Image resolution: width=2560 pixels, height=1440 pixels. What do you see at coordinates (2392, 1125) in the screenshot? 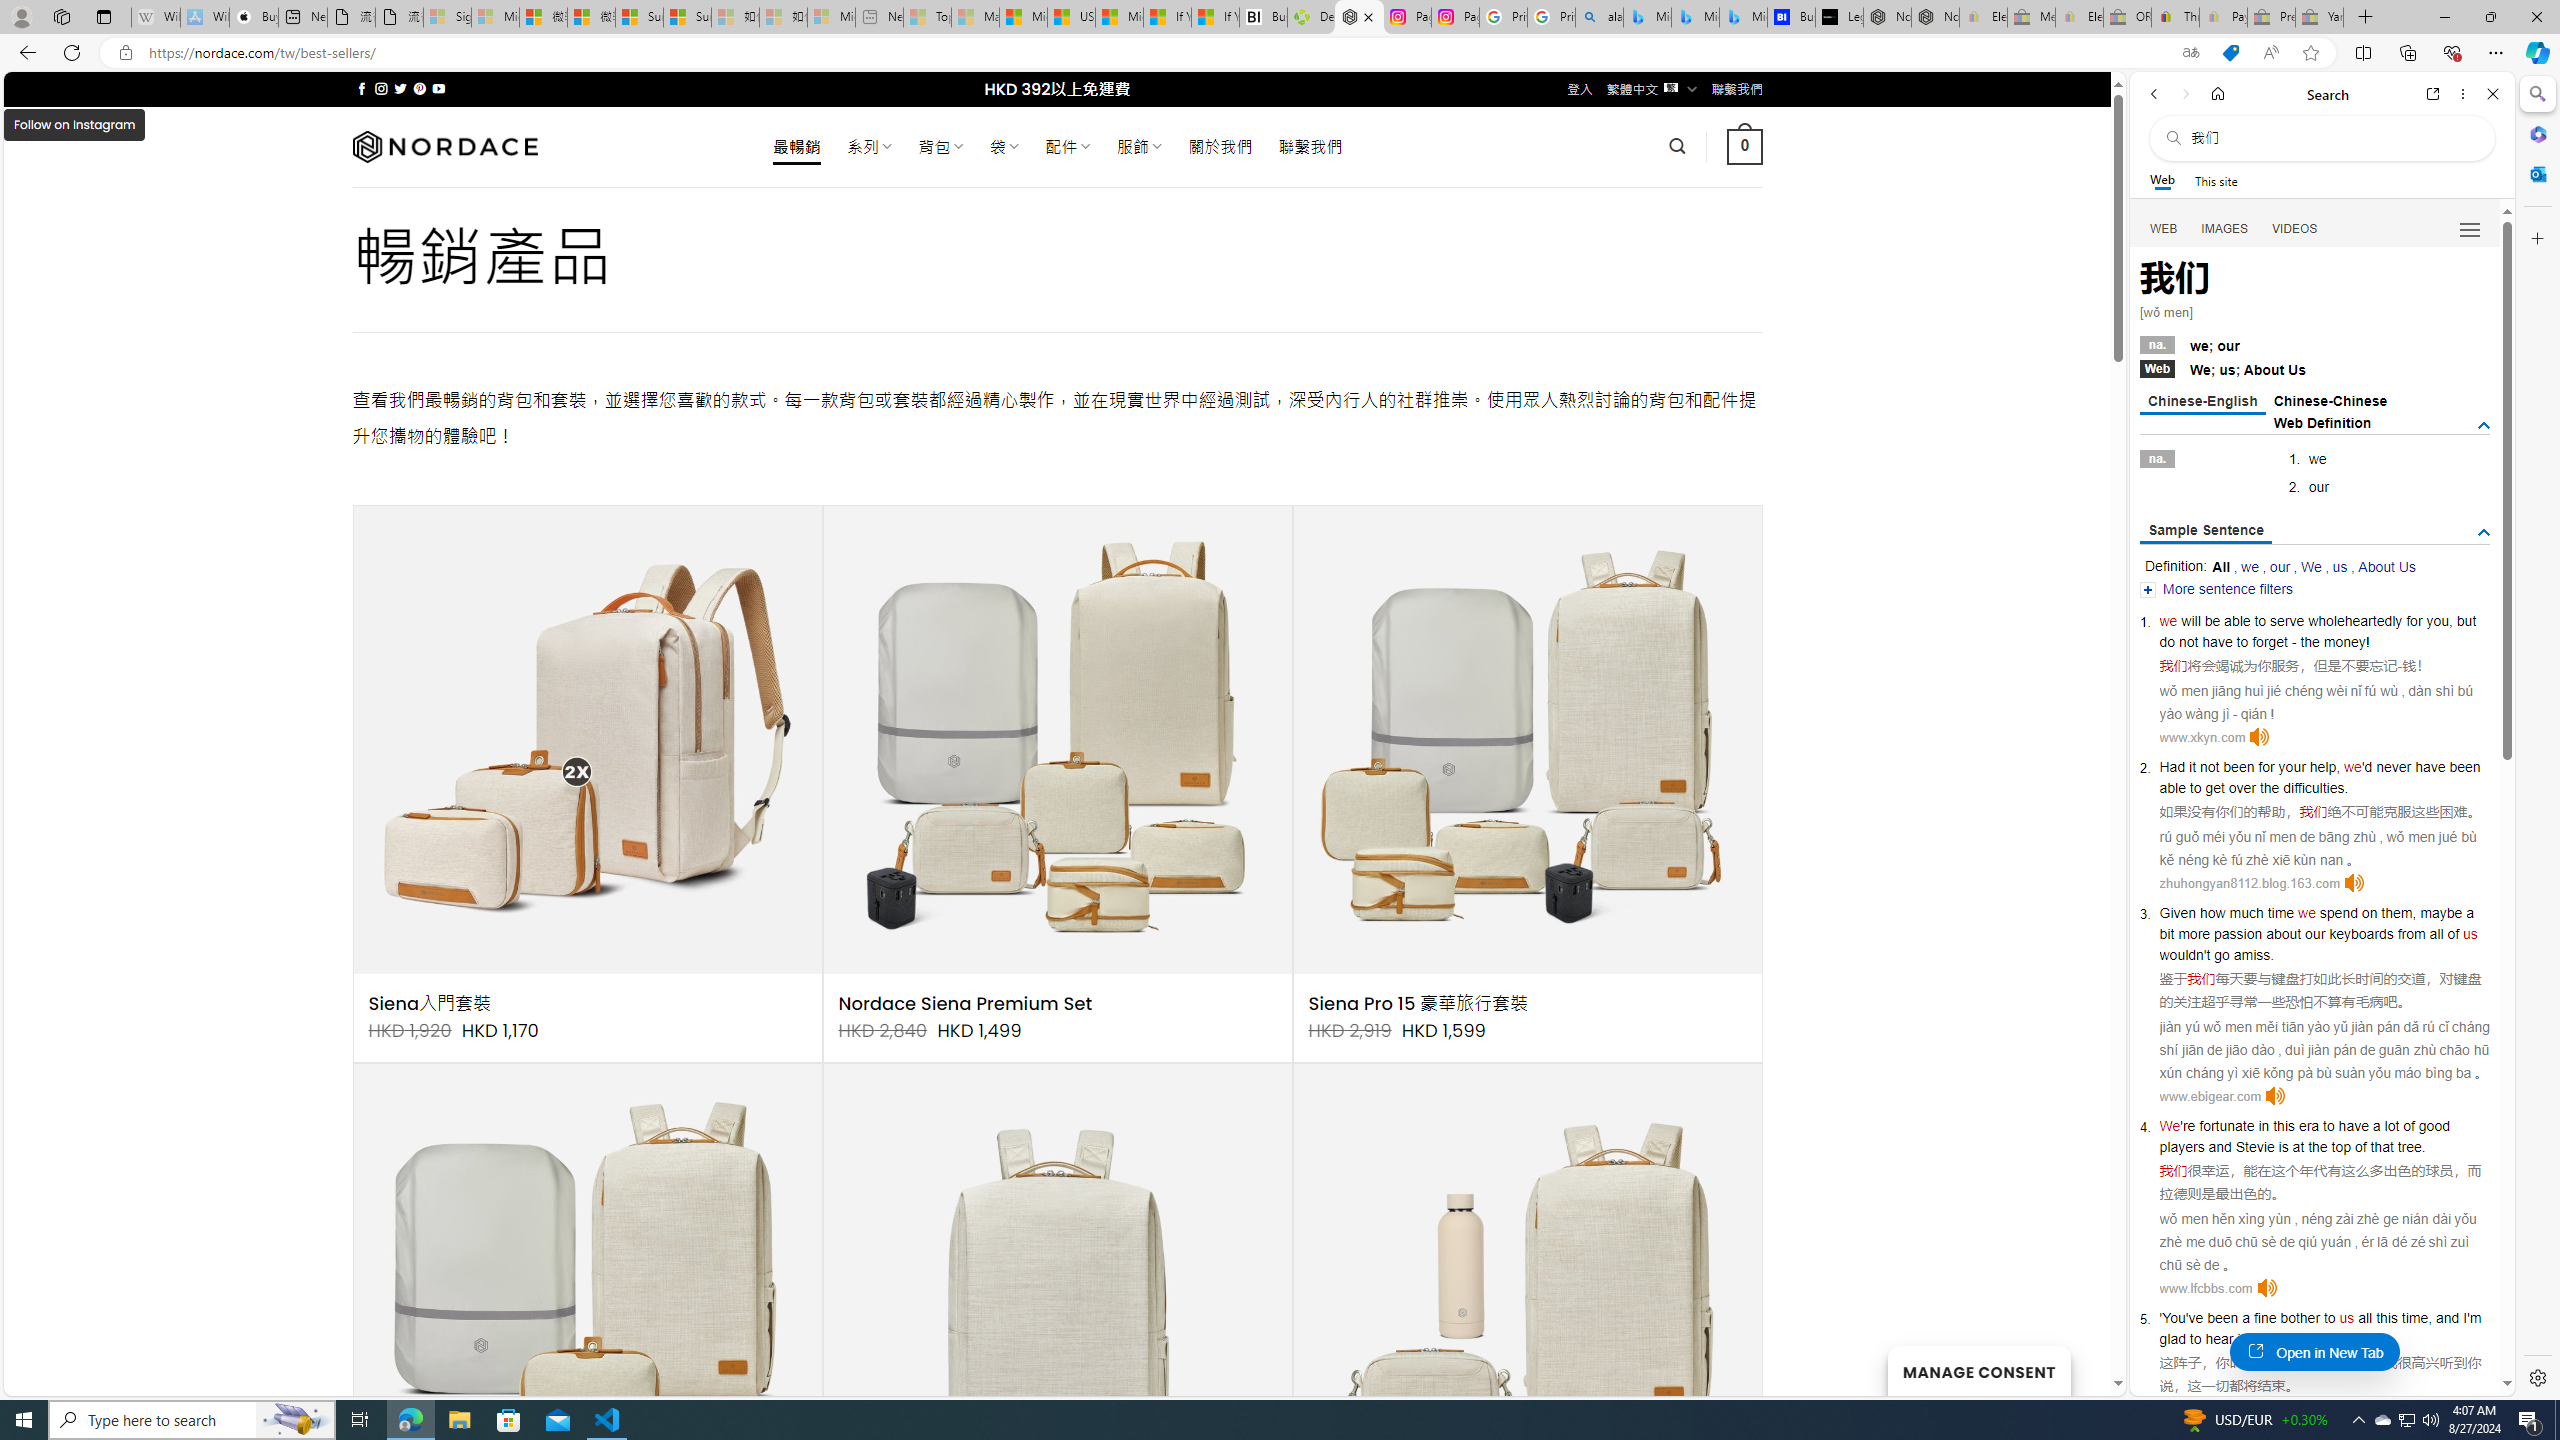
I see `'lot'` at bounding box center [2392, 1125].